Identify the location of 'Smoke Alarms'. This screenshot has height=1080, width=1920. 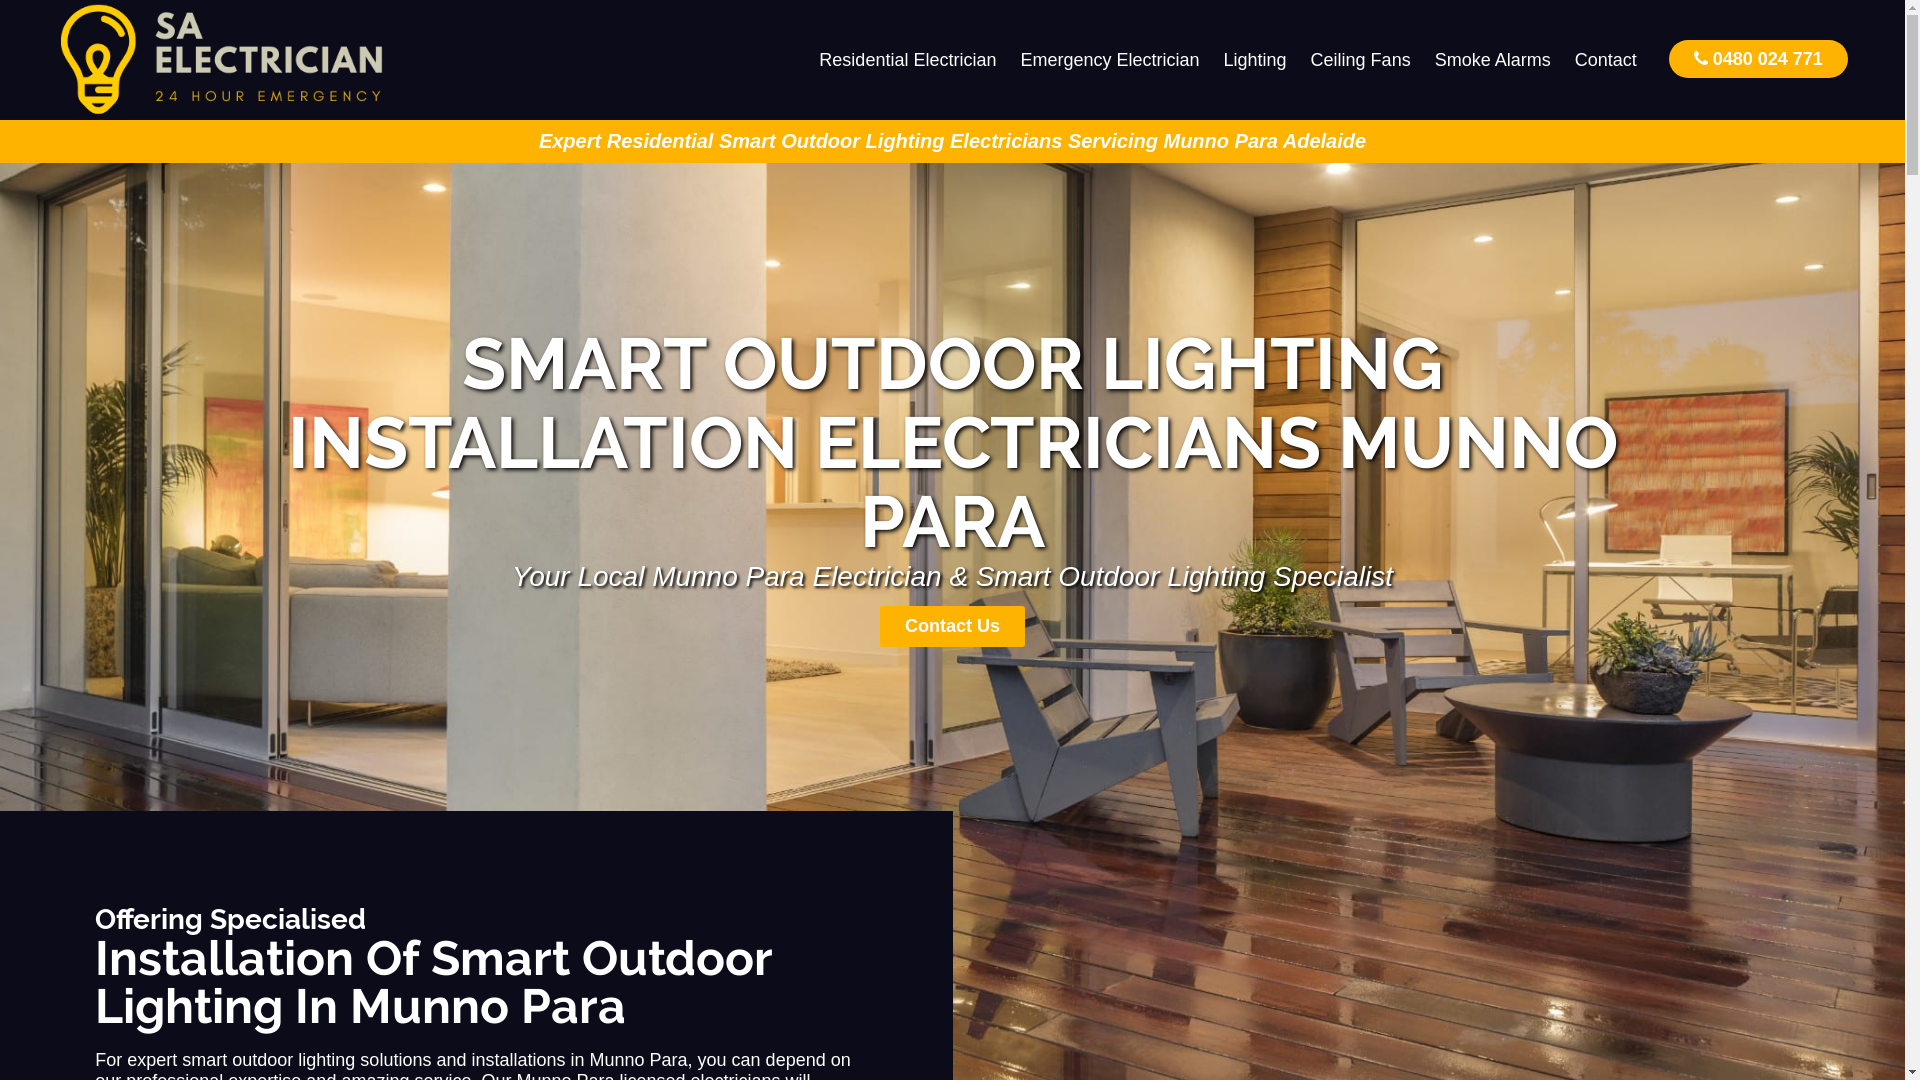
(1492, 59).